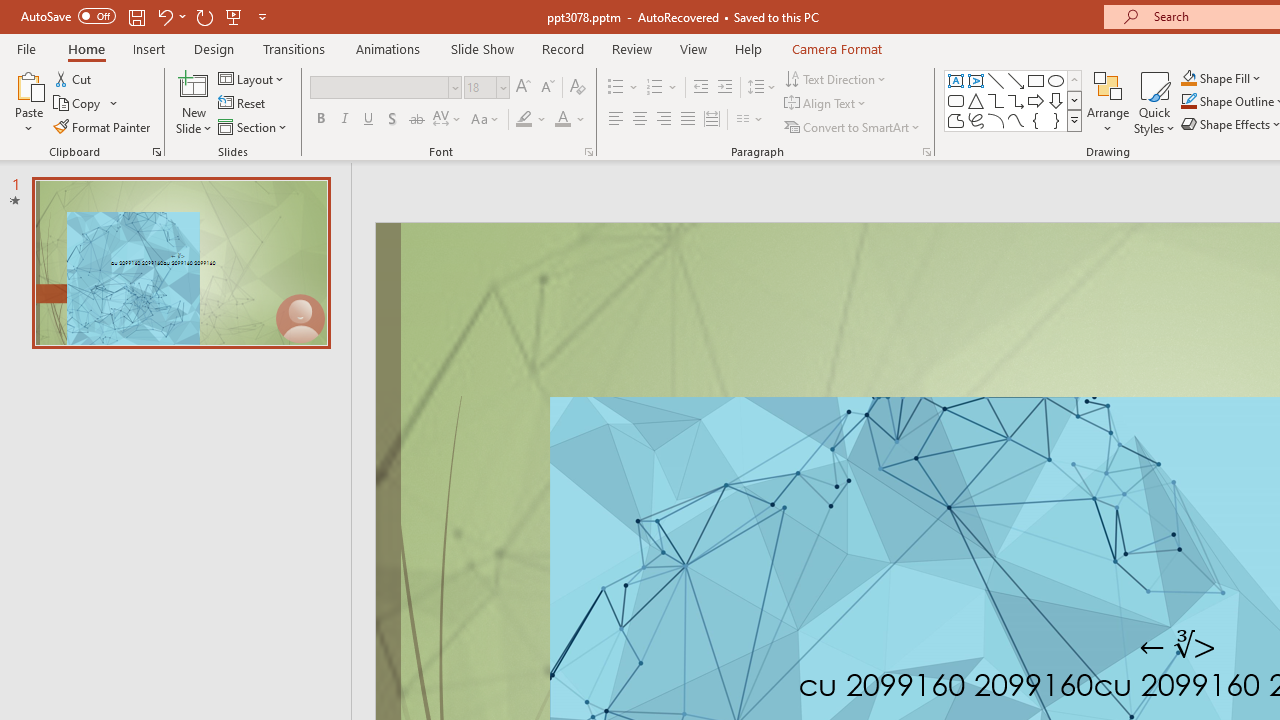  What do you see at coordinates (1189, 101) in the screenshot?
I see `'Shape Outline Green, Accent 1'` at bounding box center [1189, 101].